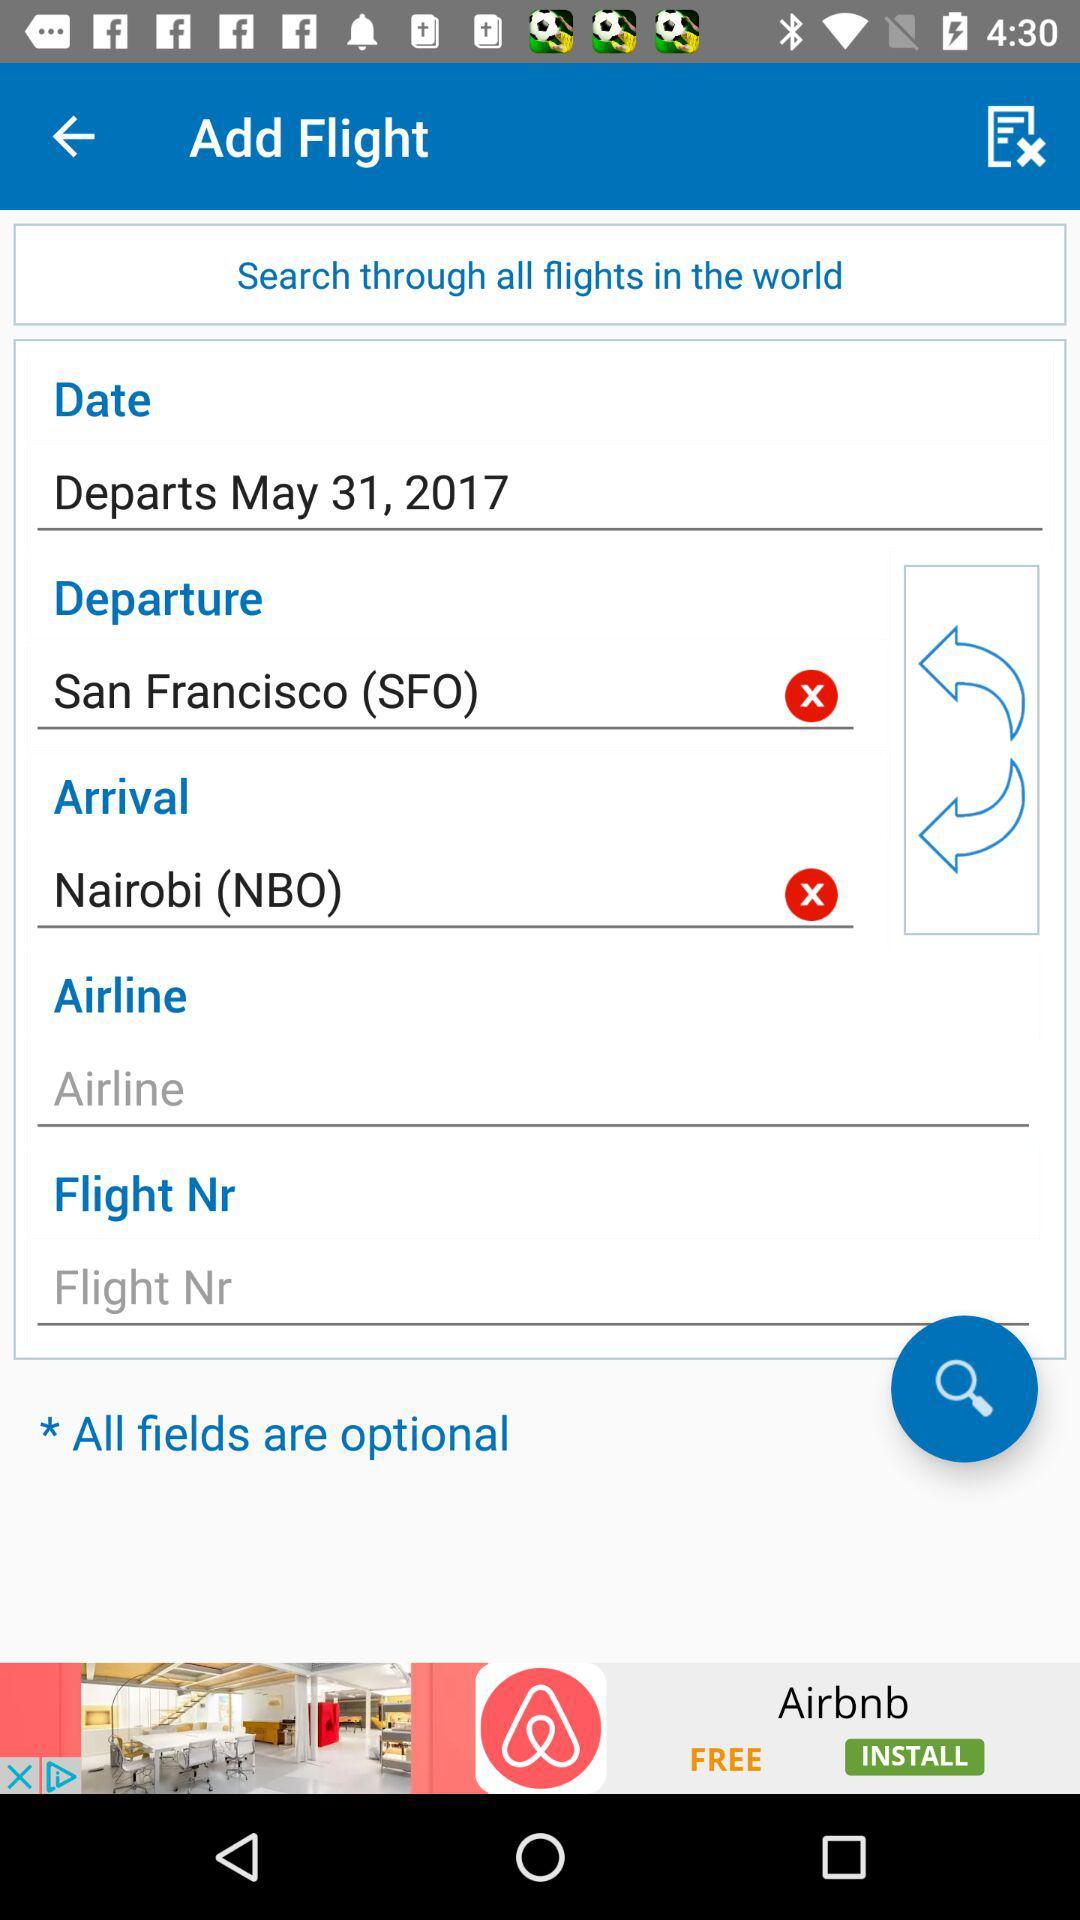 The image size is (1080, 1920). Describe the element at coordinates (532, 1292) in the screenshot. I see `type flight nr` at that location.